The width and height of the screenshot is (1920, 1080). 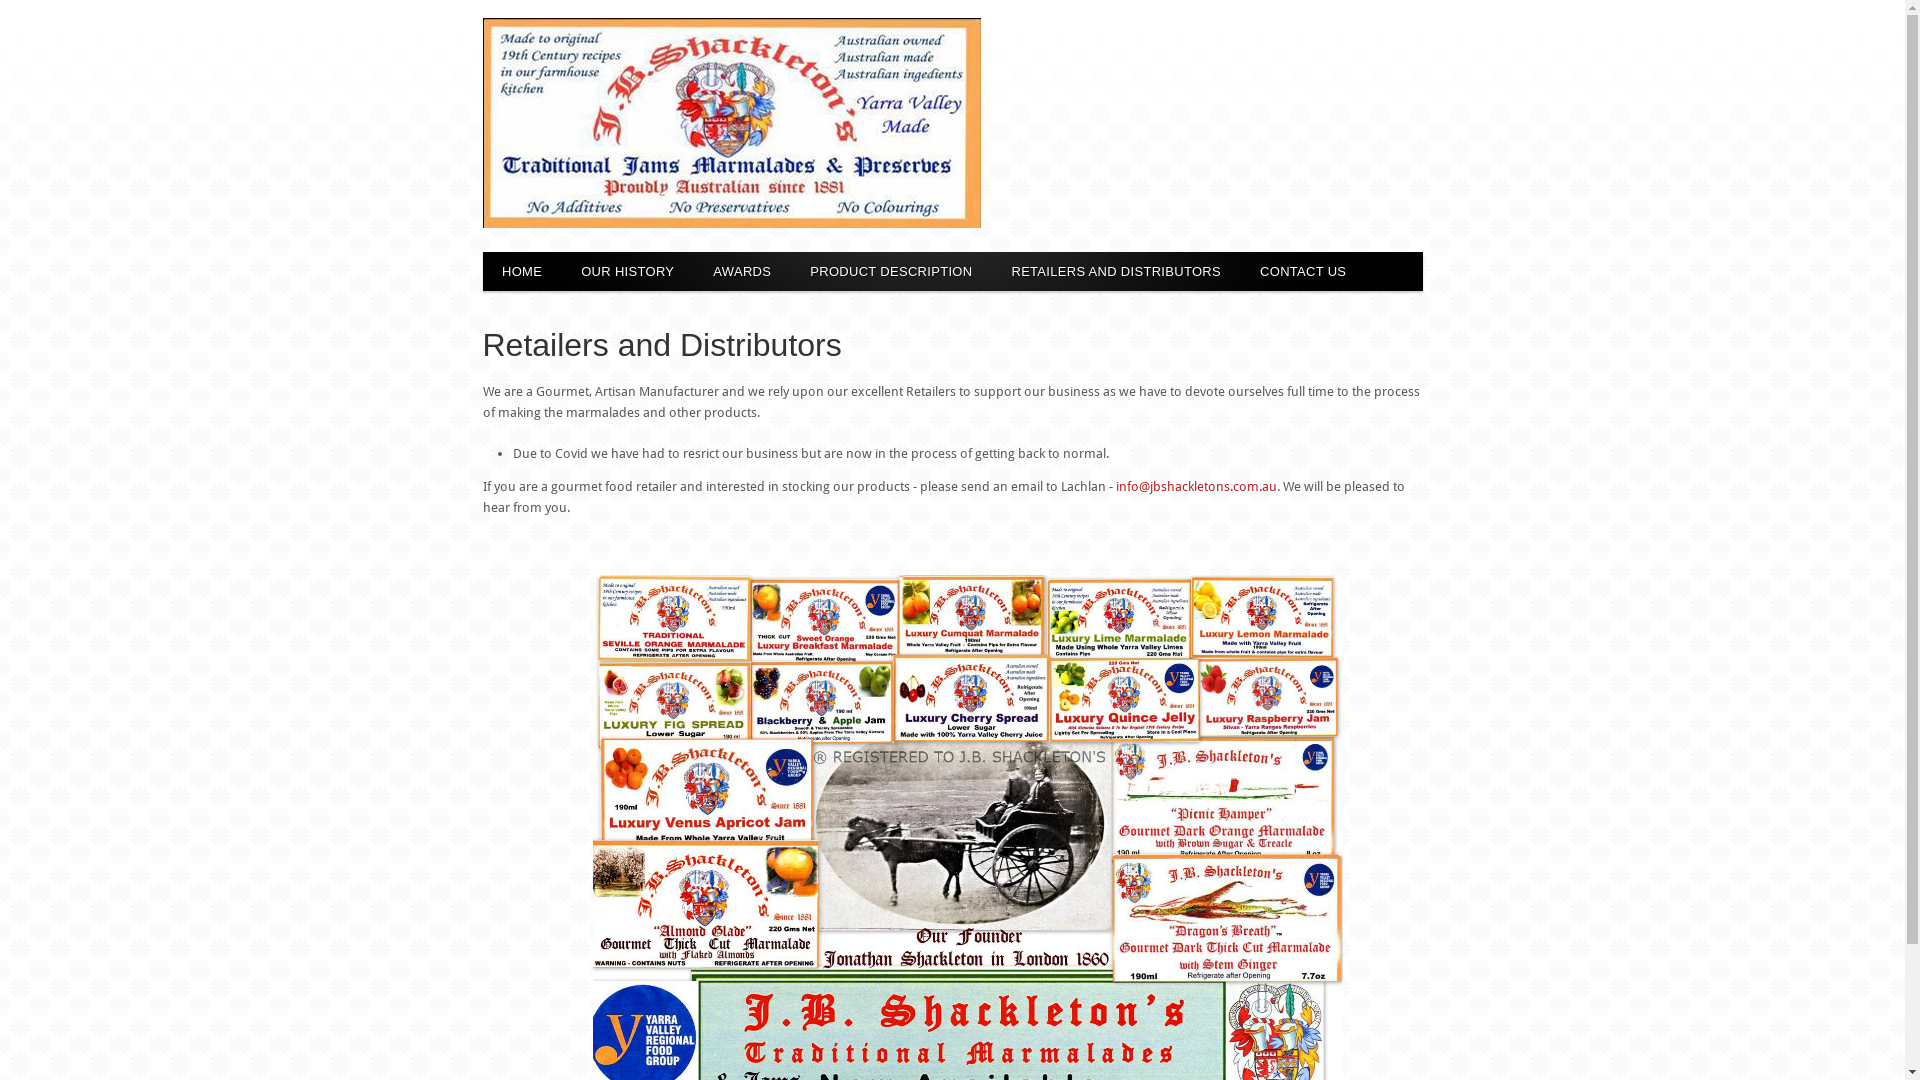 What do you see at coordinates (1303, 271) in the screenshot?
I see `'CONTACT US'` at bounding box center [1303, 271].